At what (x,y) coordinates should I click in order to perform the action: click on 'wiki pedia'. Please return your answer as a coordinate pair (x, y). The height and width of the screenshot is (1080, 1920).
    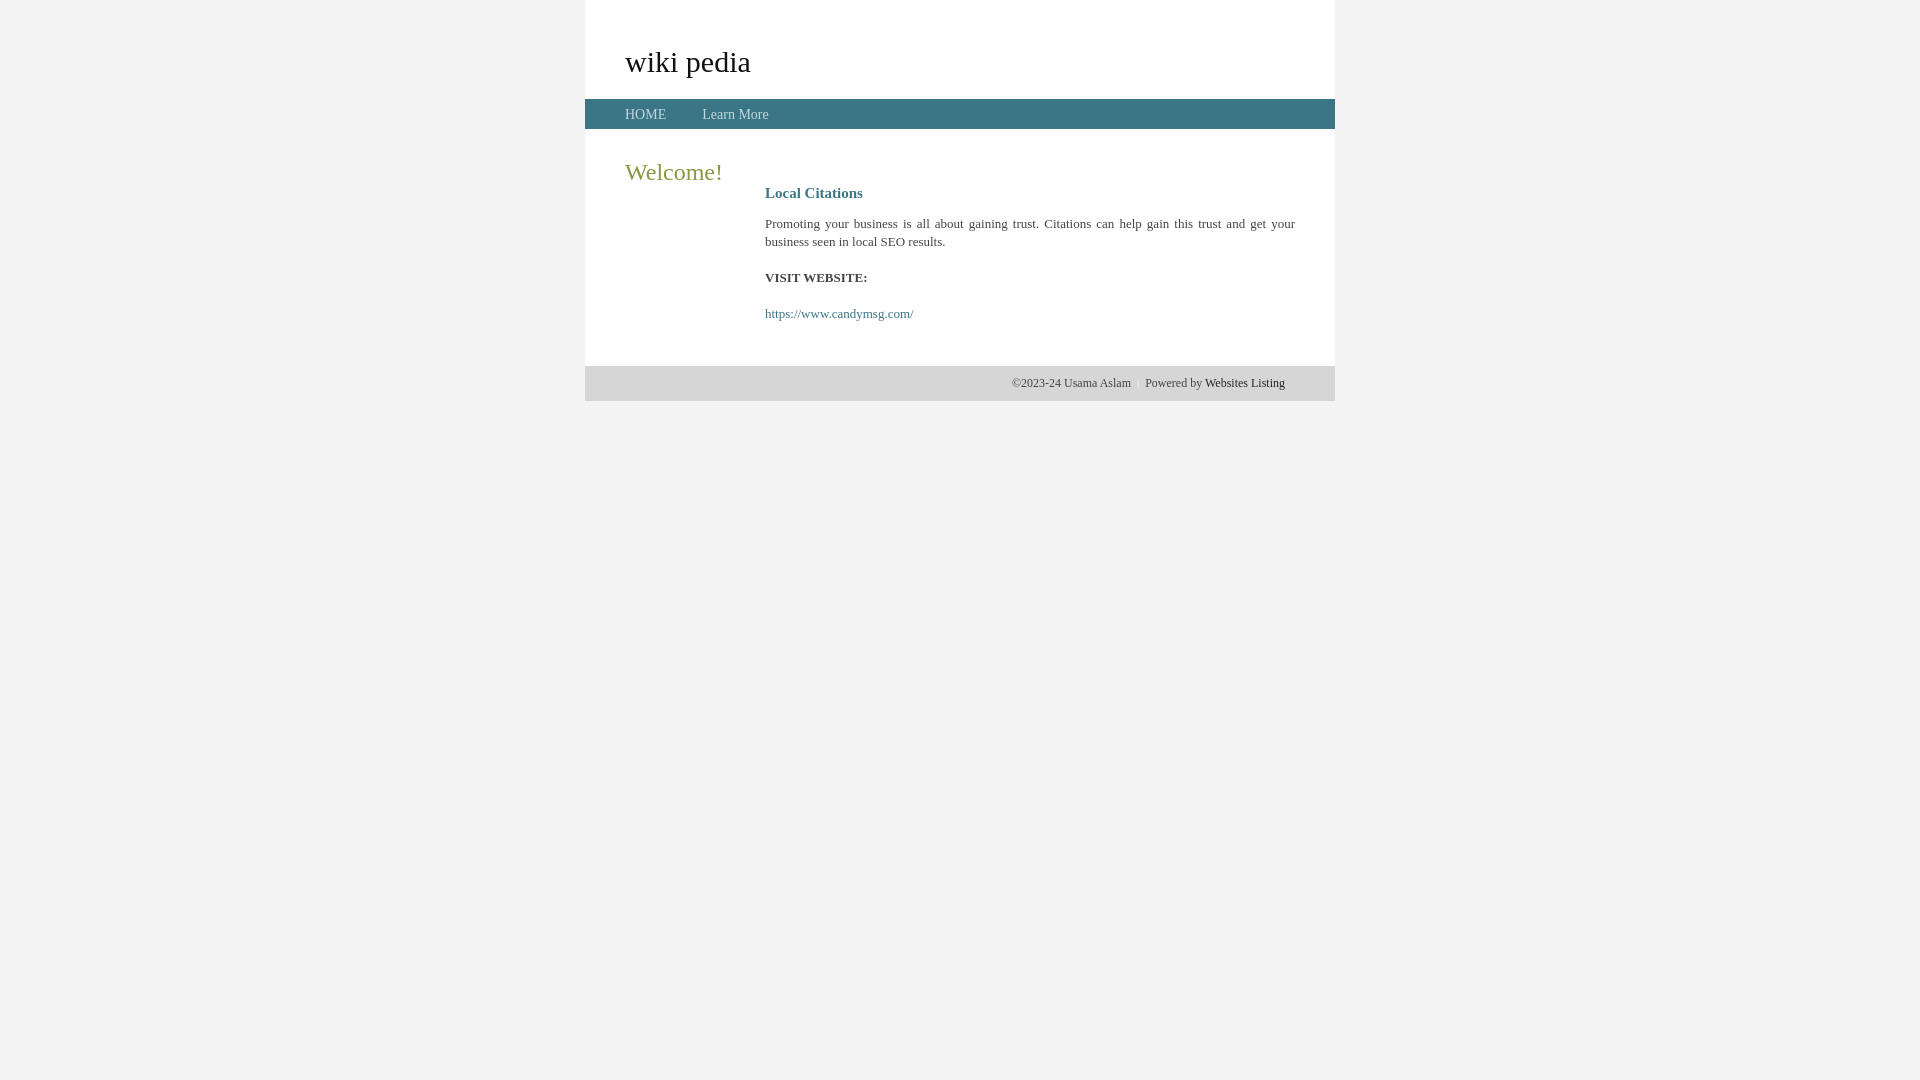
    Looking at the image, I should click on (687, 60).